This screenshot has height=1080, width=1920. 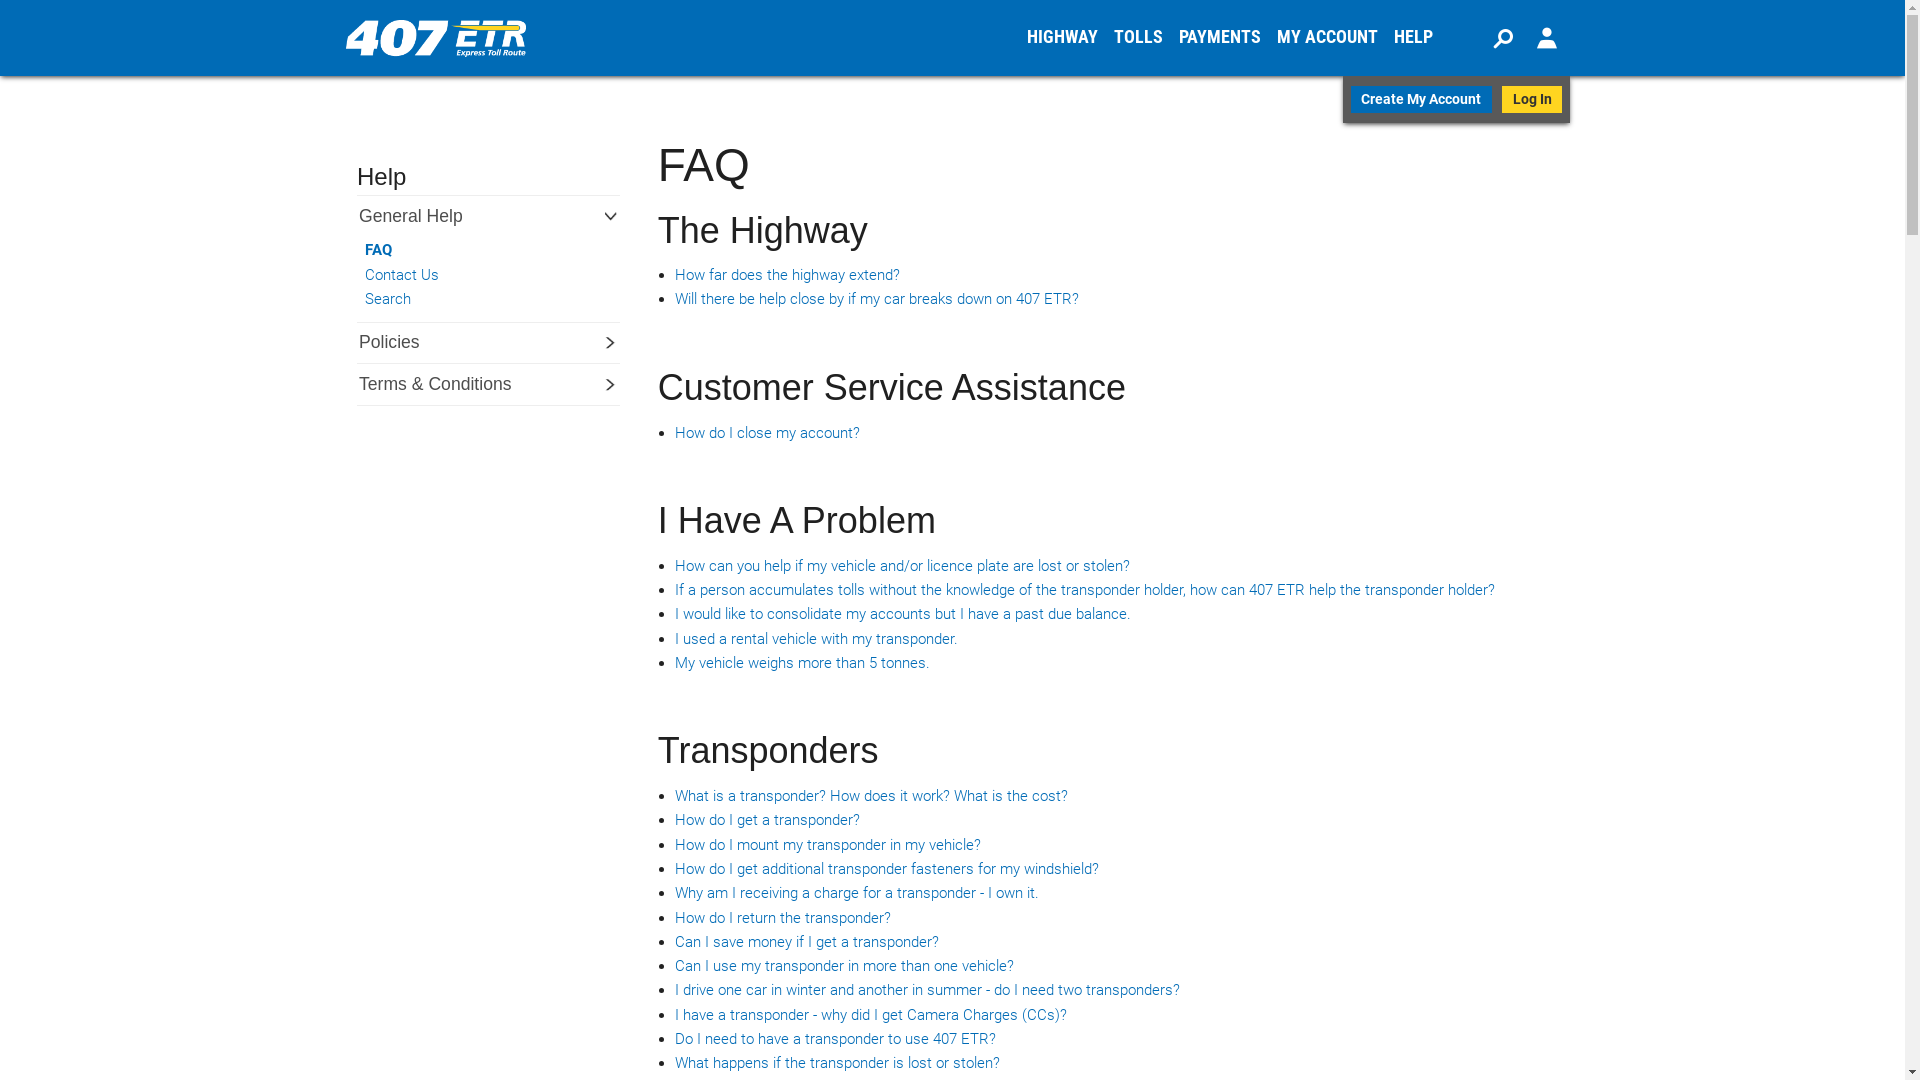 What do you see at coordinates (1171, 38) in the screenshot?
I see `'PAYMENTS'` at bounding box center [1171, 38].